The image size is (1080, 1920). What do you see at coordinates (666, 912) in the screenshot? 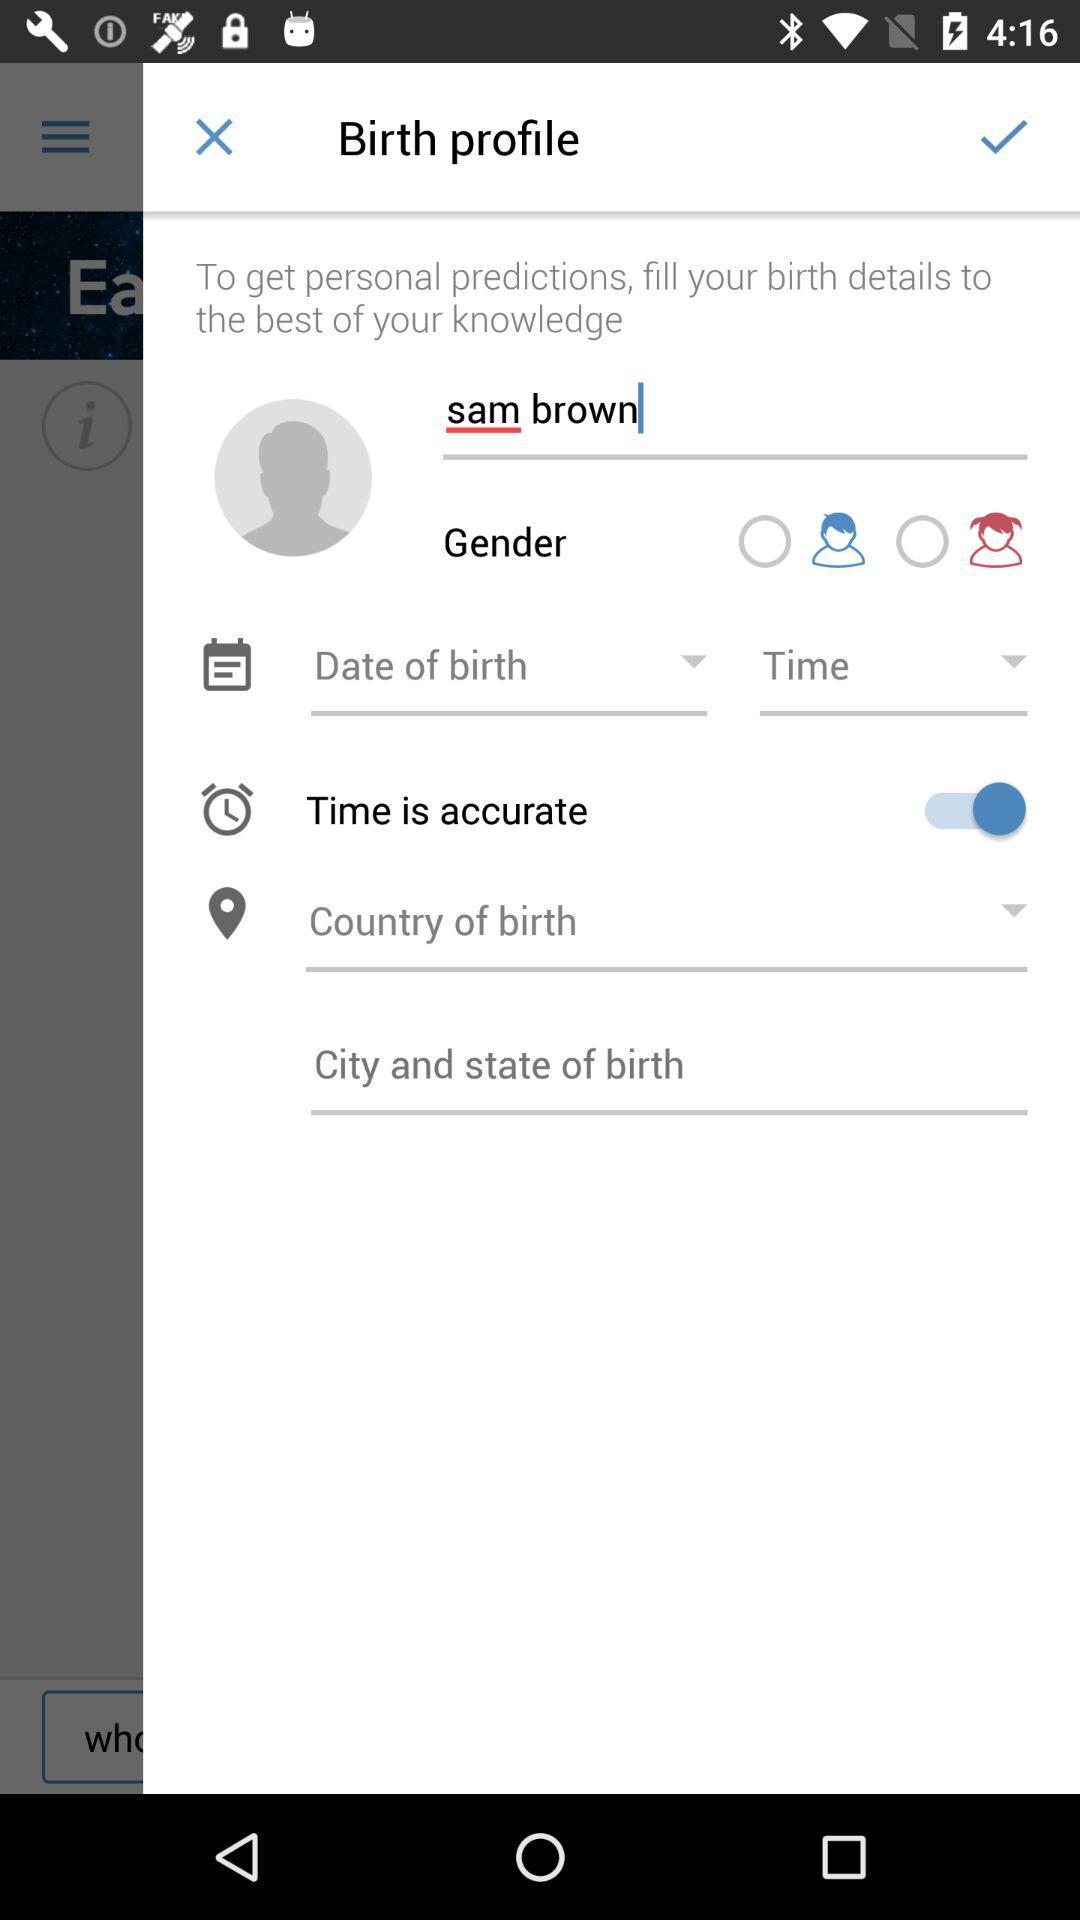
I see `birth country location` at bounding box center [666, 912].